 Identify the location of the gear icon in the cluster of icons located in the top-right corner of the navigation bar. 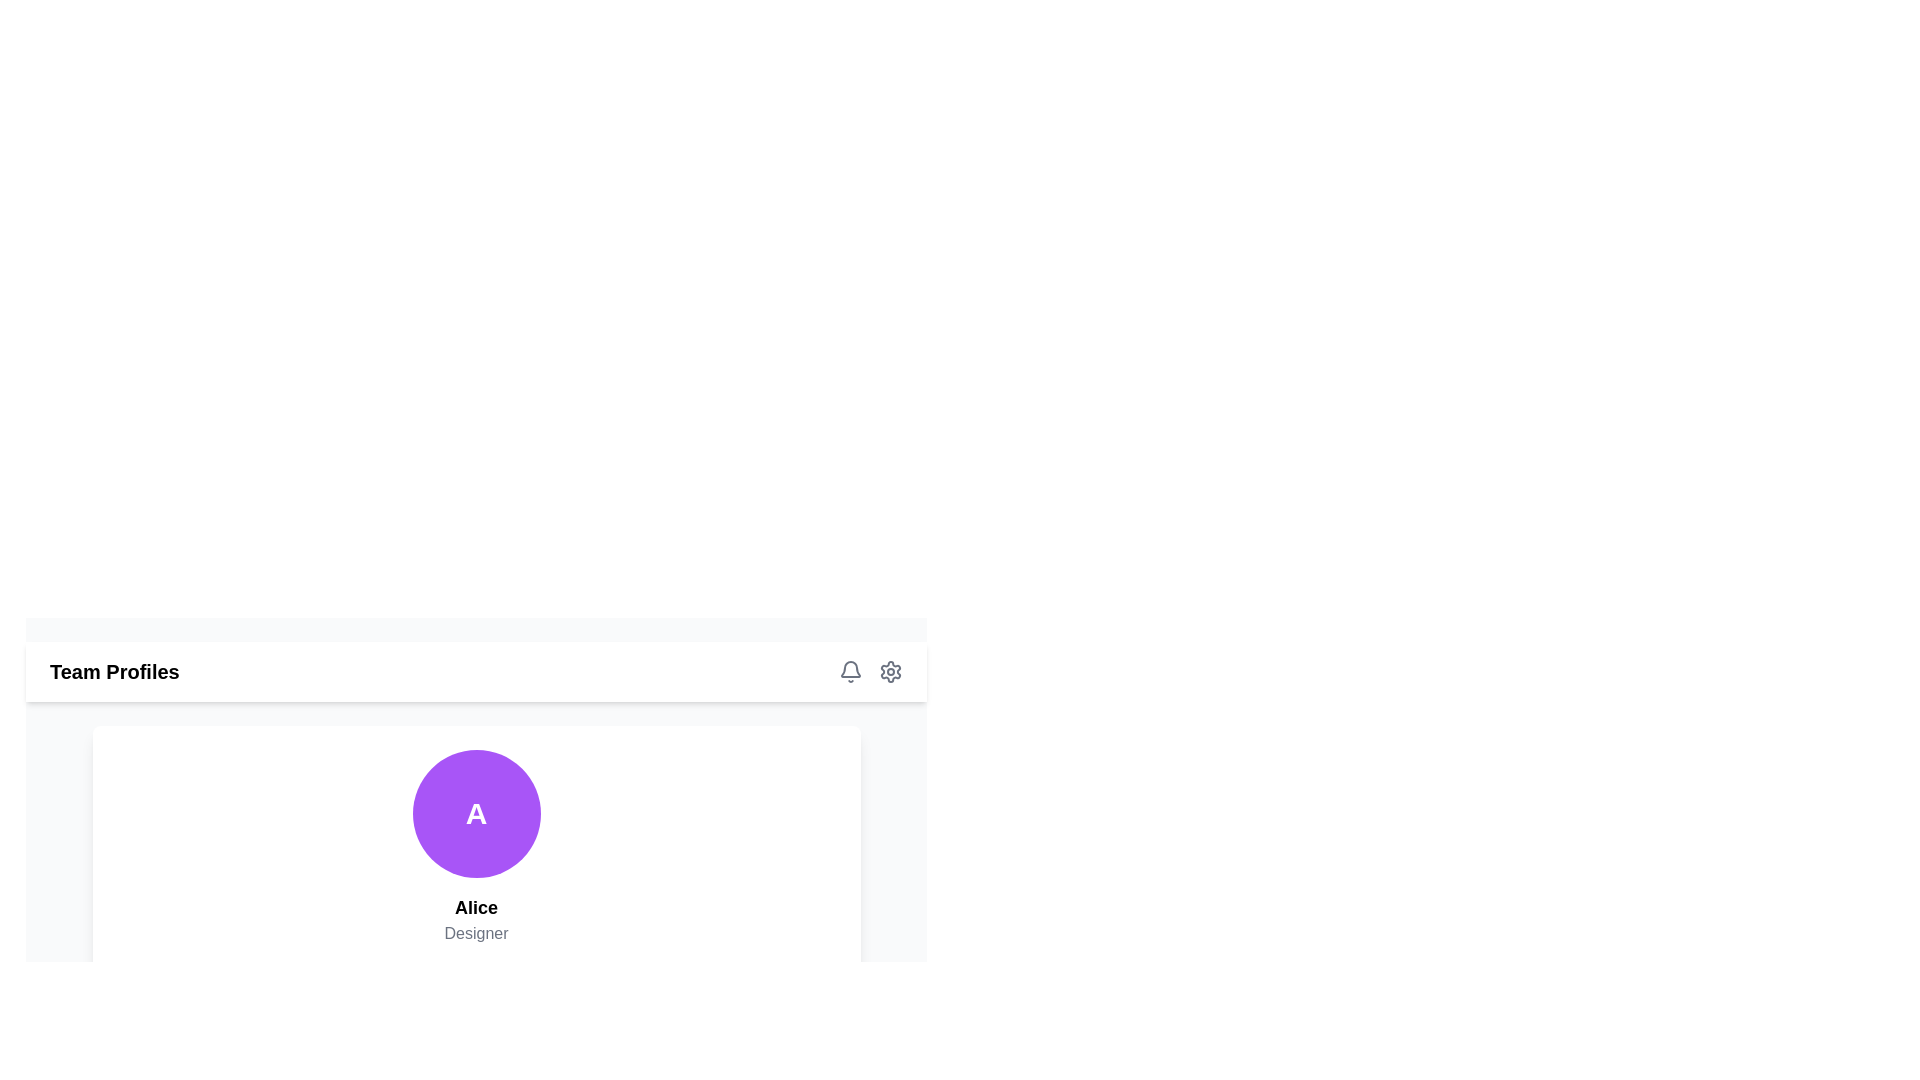
(870, 671).